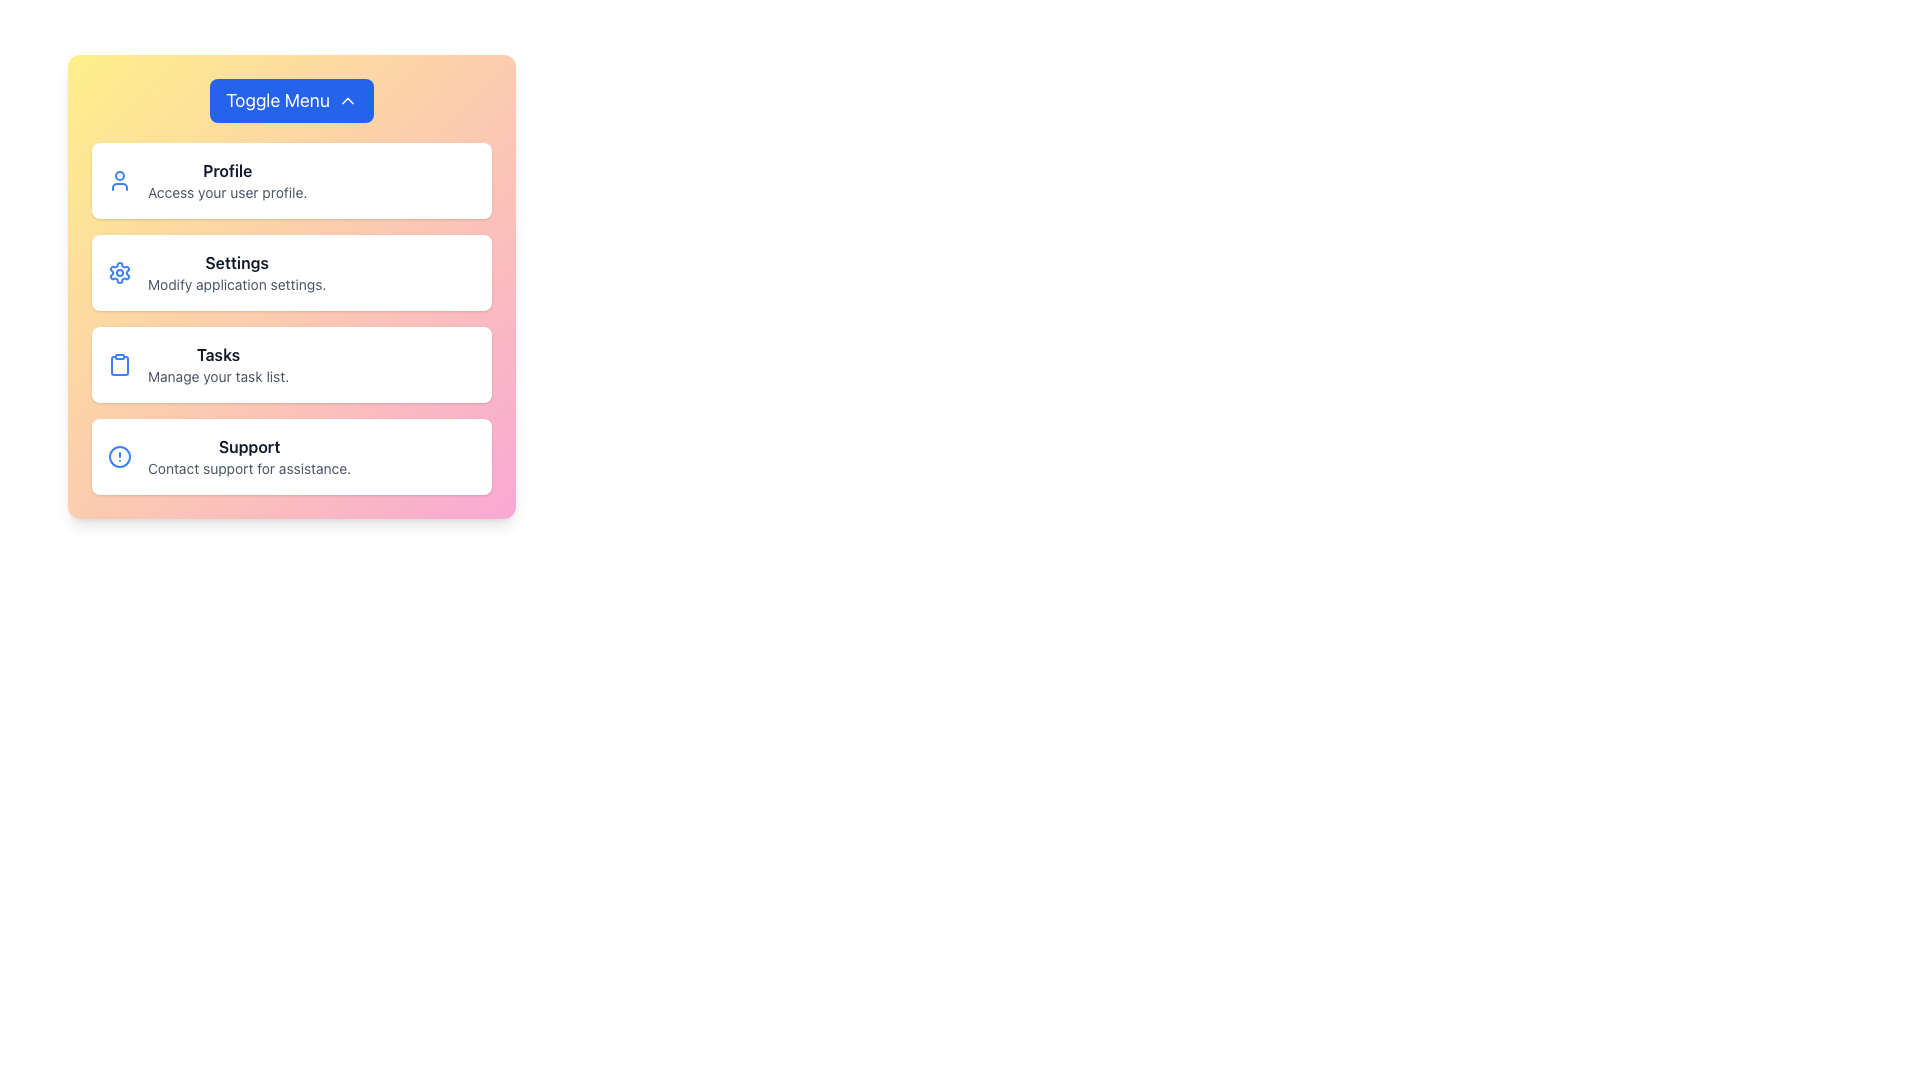  Describe the element at coordinates (218, 377) in the screenshot. I see `contextual information provided by the Text label located below the 'Tasks' title and above the 'Support' section` at that location.